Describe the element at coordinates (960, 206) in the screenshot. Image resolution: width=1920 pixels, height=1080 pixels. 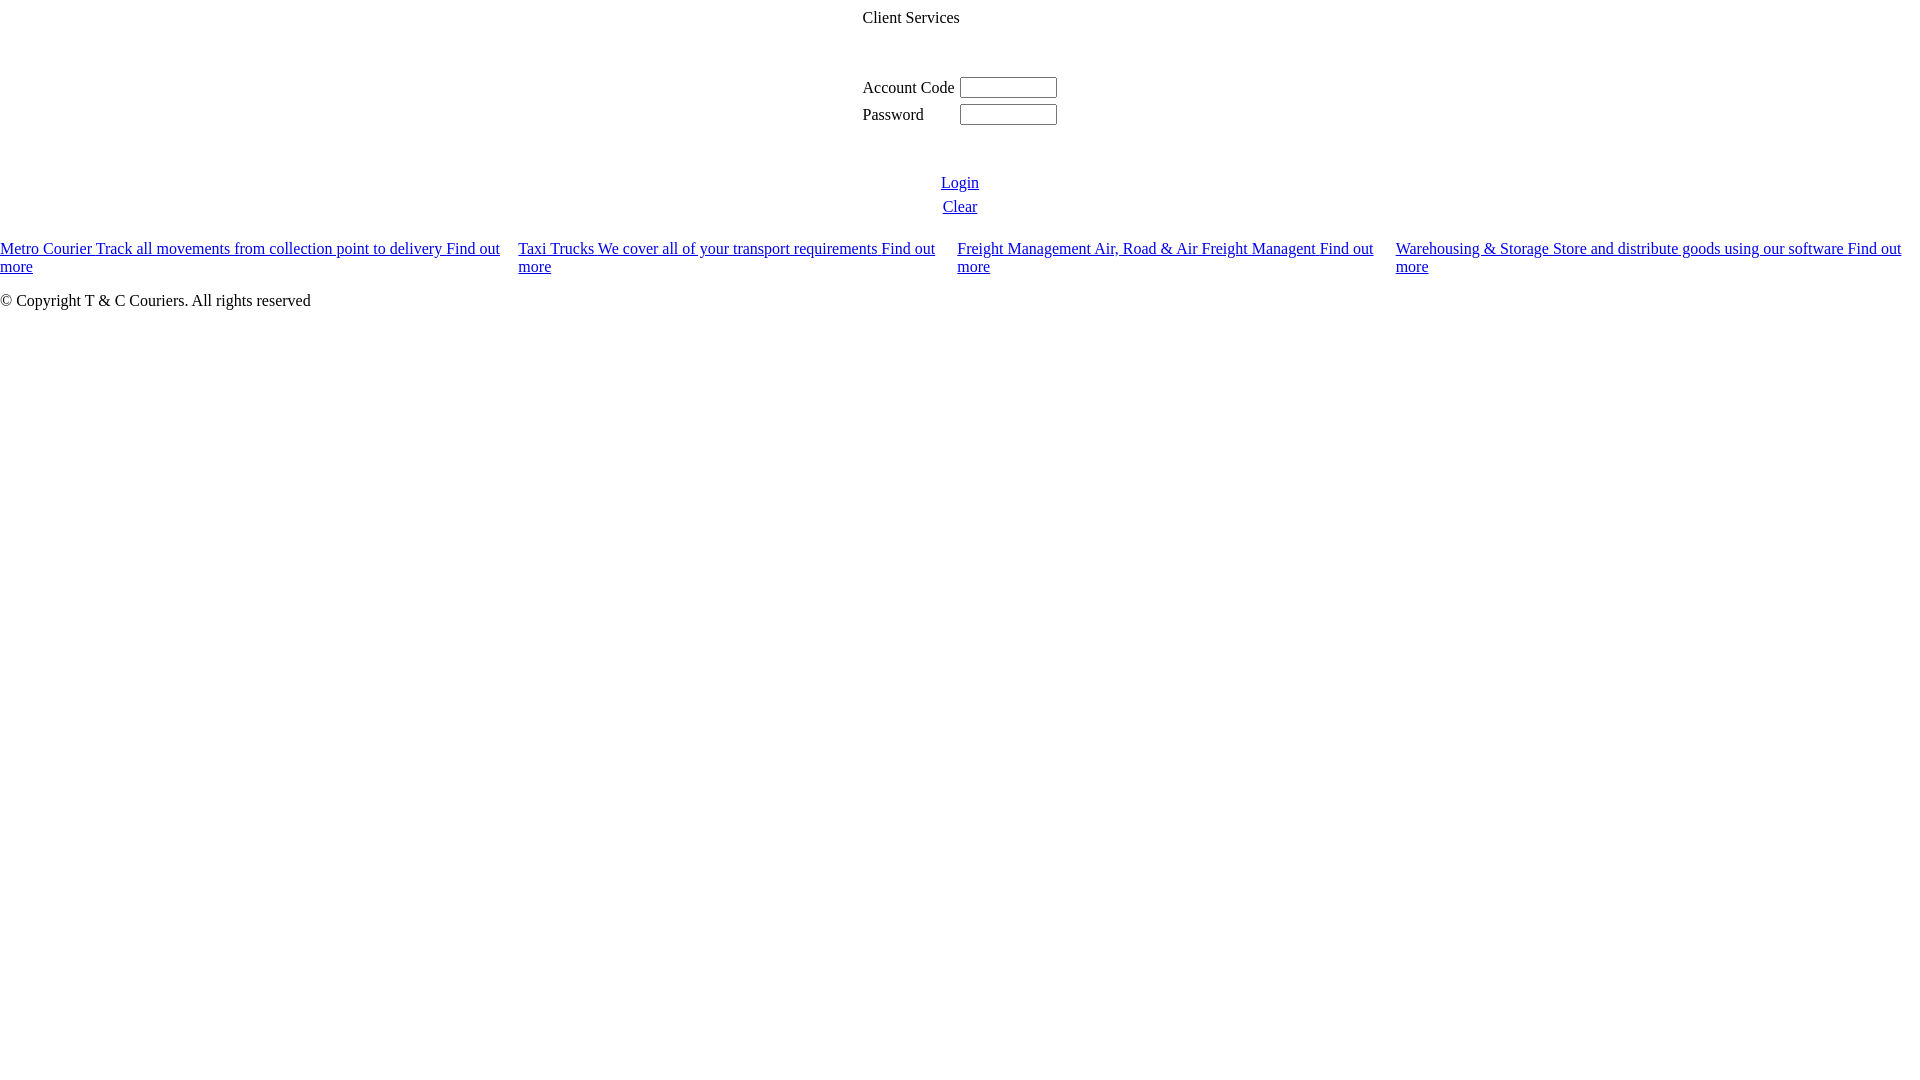
I see `'Clear'` at that location.